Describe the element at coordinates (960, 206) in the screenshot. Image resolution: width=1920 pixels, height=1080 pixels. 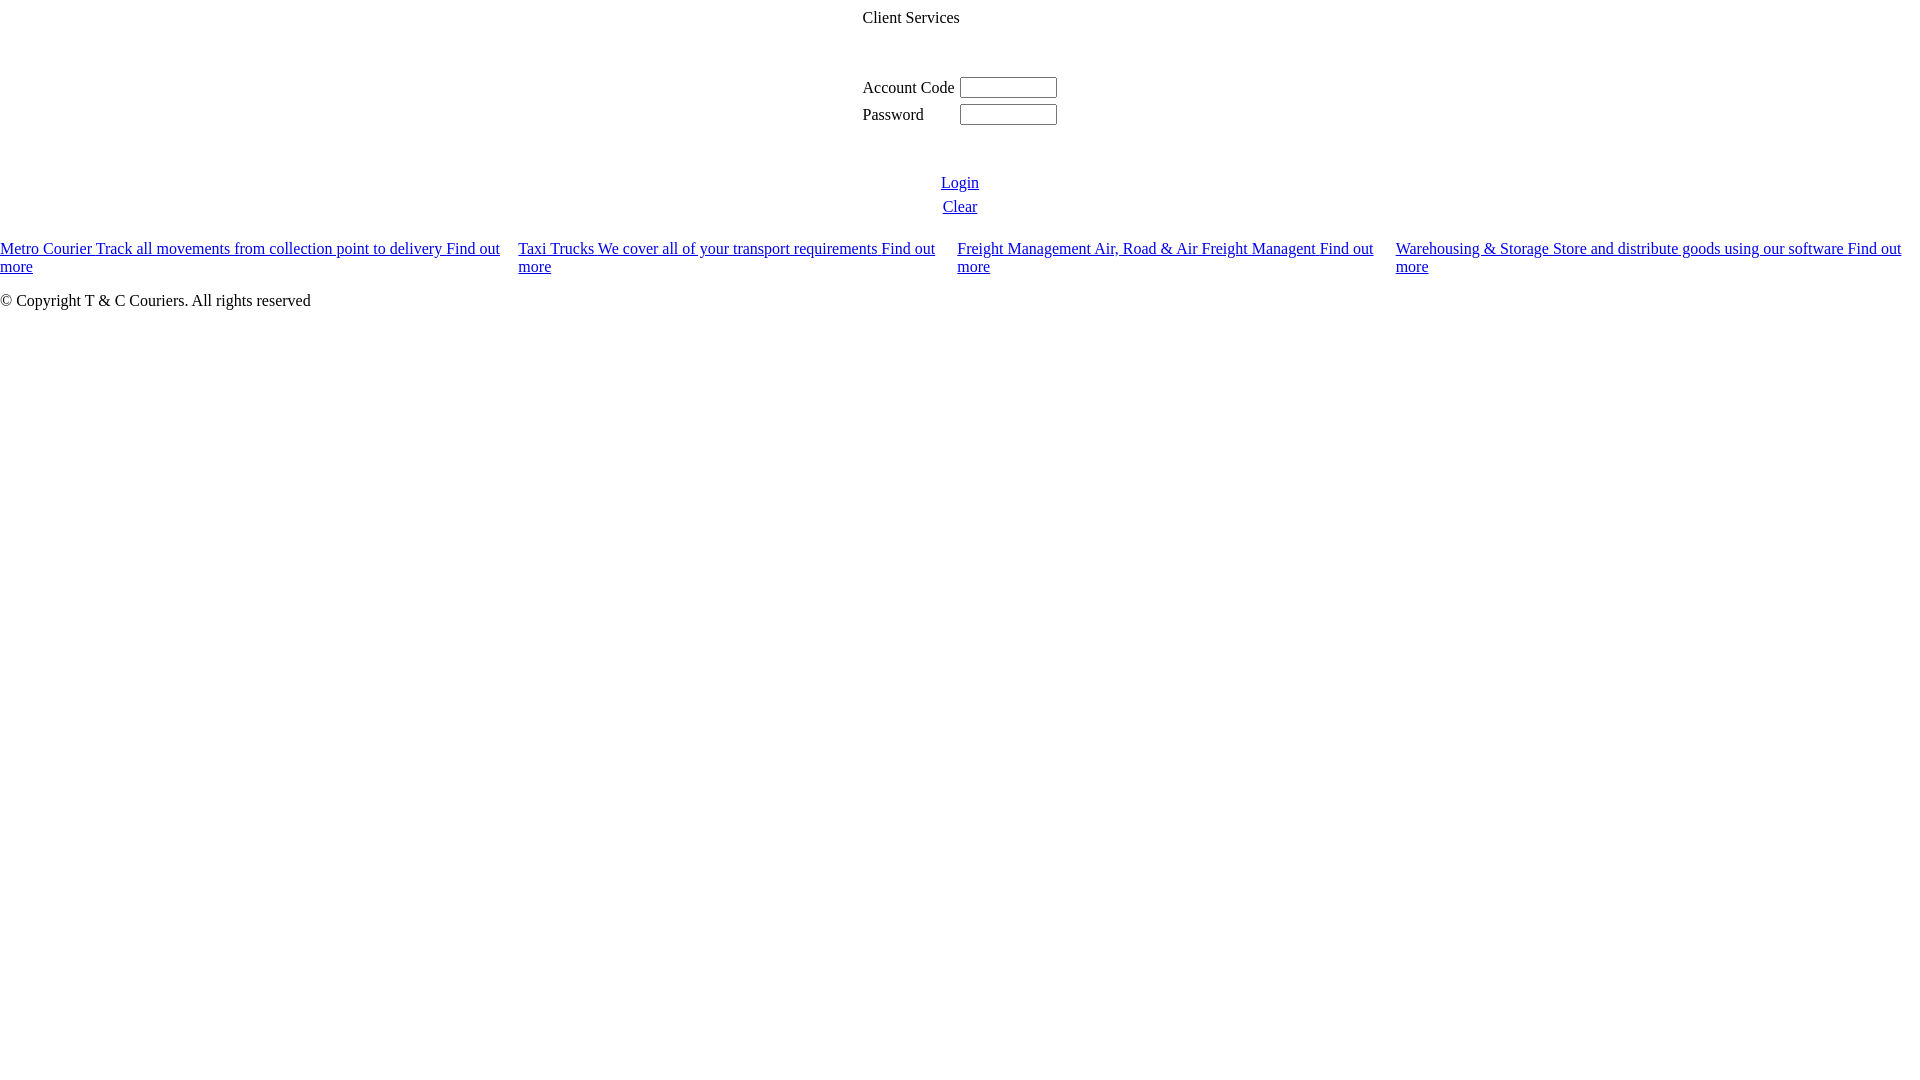
I see `'Clear'` at that location.